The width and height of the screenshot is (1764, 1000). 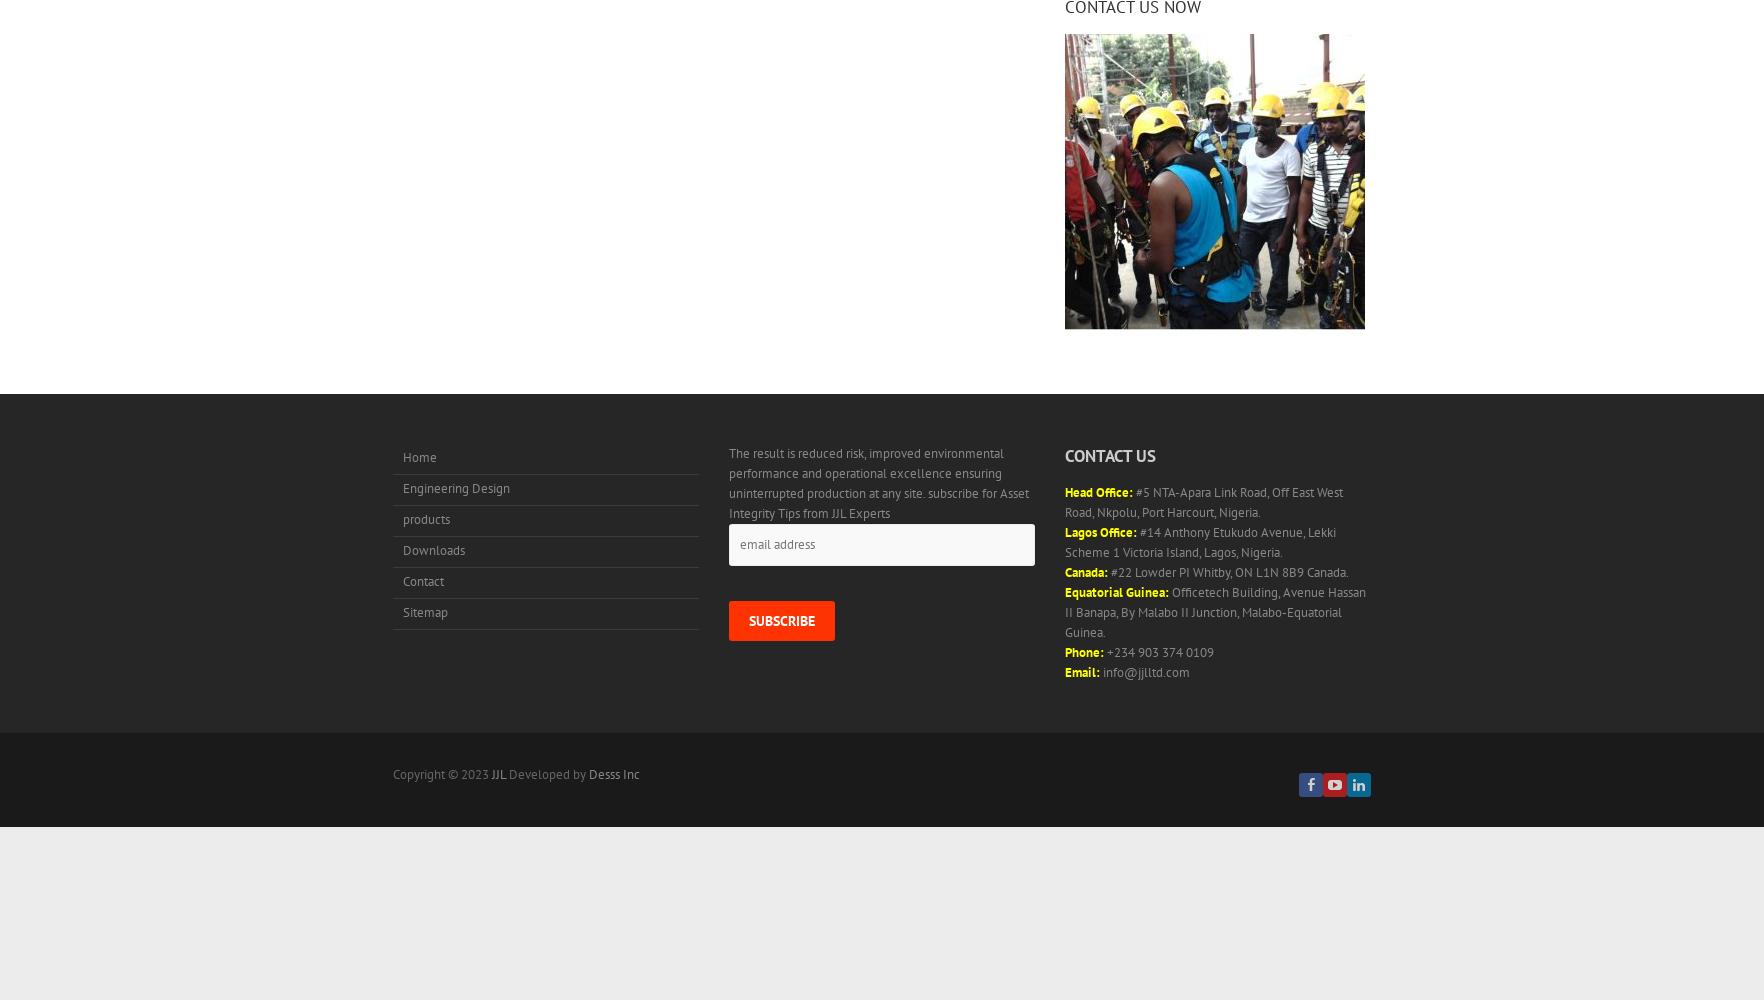 I want to click on 'Copyright © 2023', so click(x=393, y=774).